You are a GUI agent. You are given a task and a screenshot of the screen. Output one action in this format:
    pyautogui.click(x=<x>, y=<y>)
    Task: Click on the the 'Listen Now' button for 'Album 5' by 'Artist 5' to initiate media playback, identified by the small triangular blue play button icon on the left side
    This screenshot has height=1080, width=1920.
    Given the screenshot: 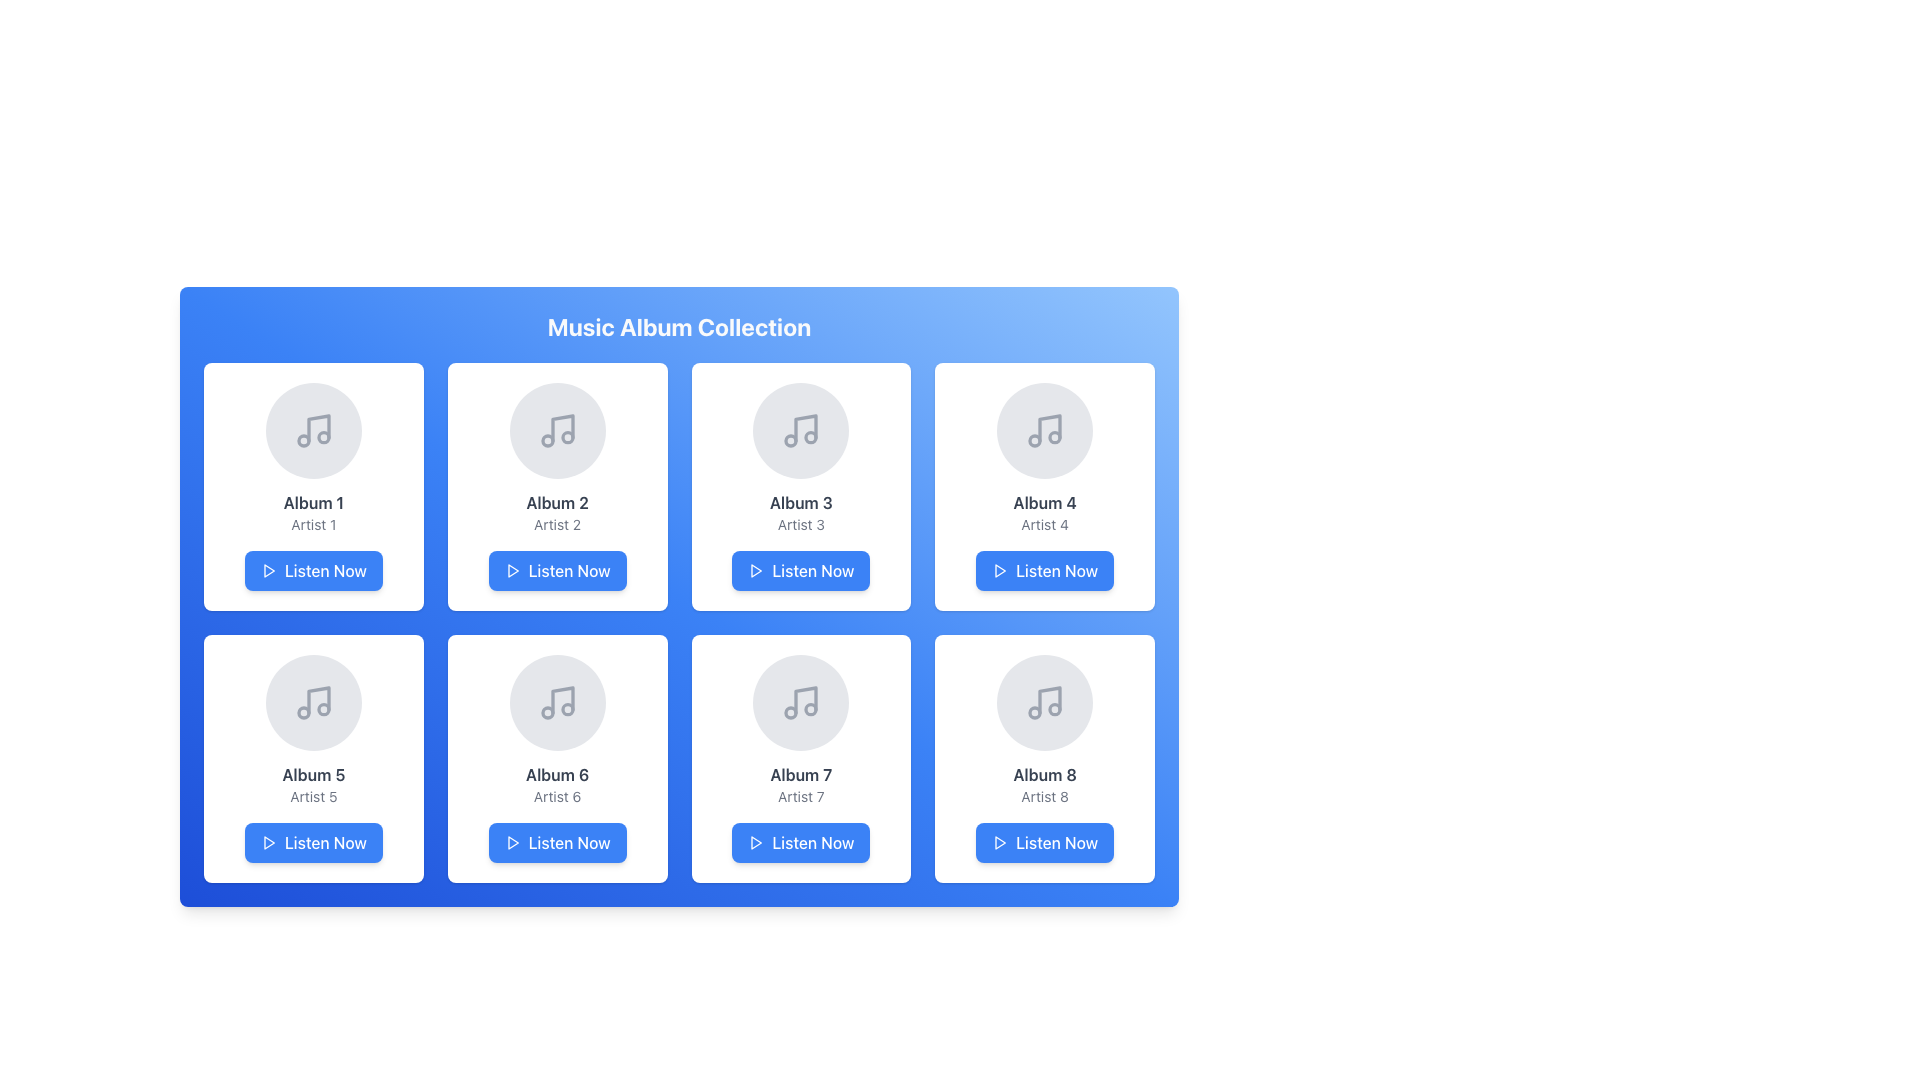 What is the action you would take?
    pyautogui.click(x=267, y=843)
    